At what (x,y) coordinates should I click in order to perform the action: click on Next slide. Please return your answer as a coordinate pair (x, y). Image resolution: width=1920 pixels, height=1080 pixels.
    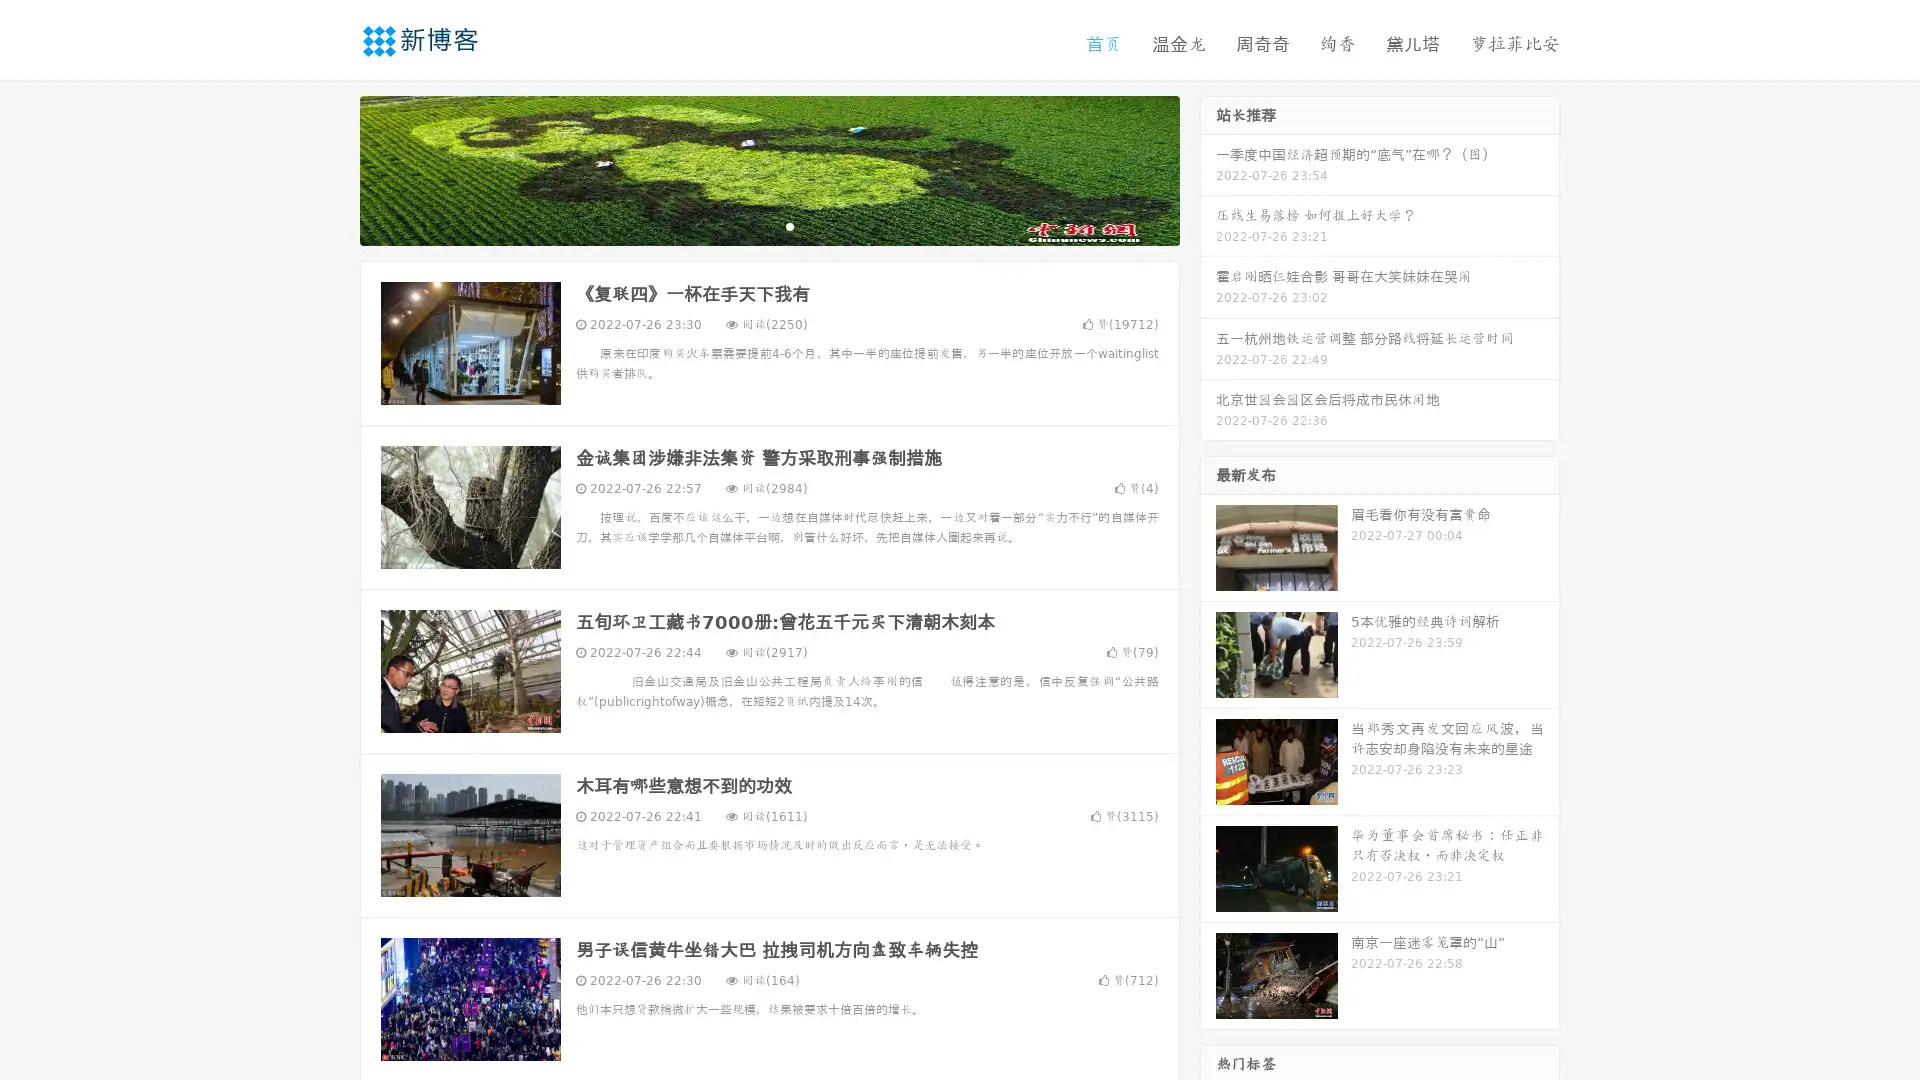
    Looking at the image, I should click on (1208, 168).